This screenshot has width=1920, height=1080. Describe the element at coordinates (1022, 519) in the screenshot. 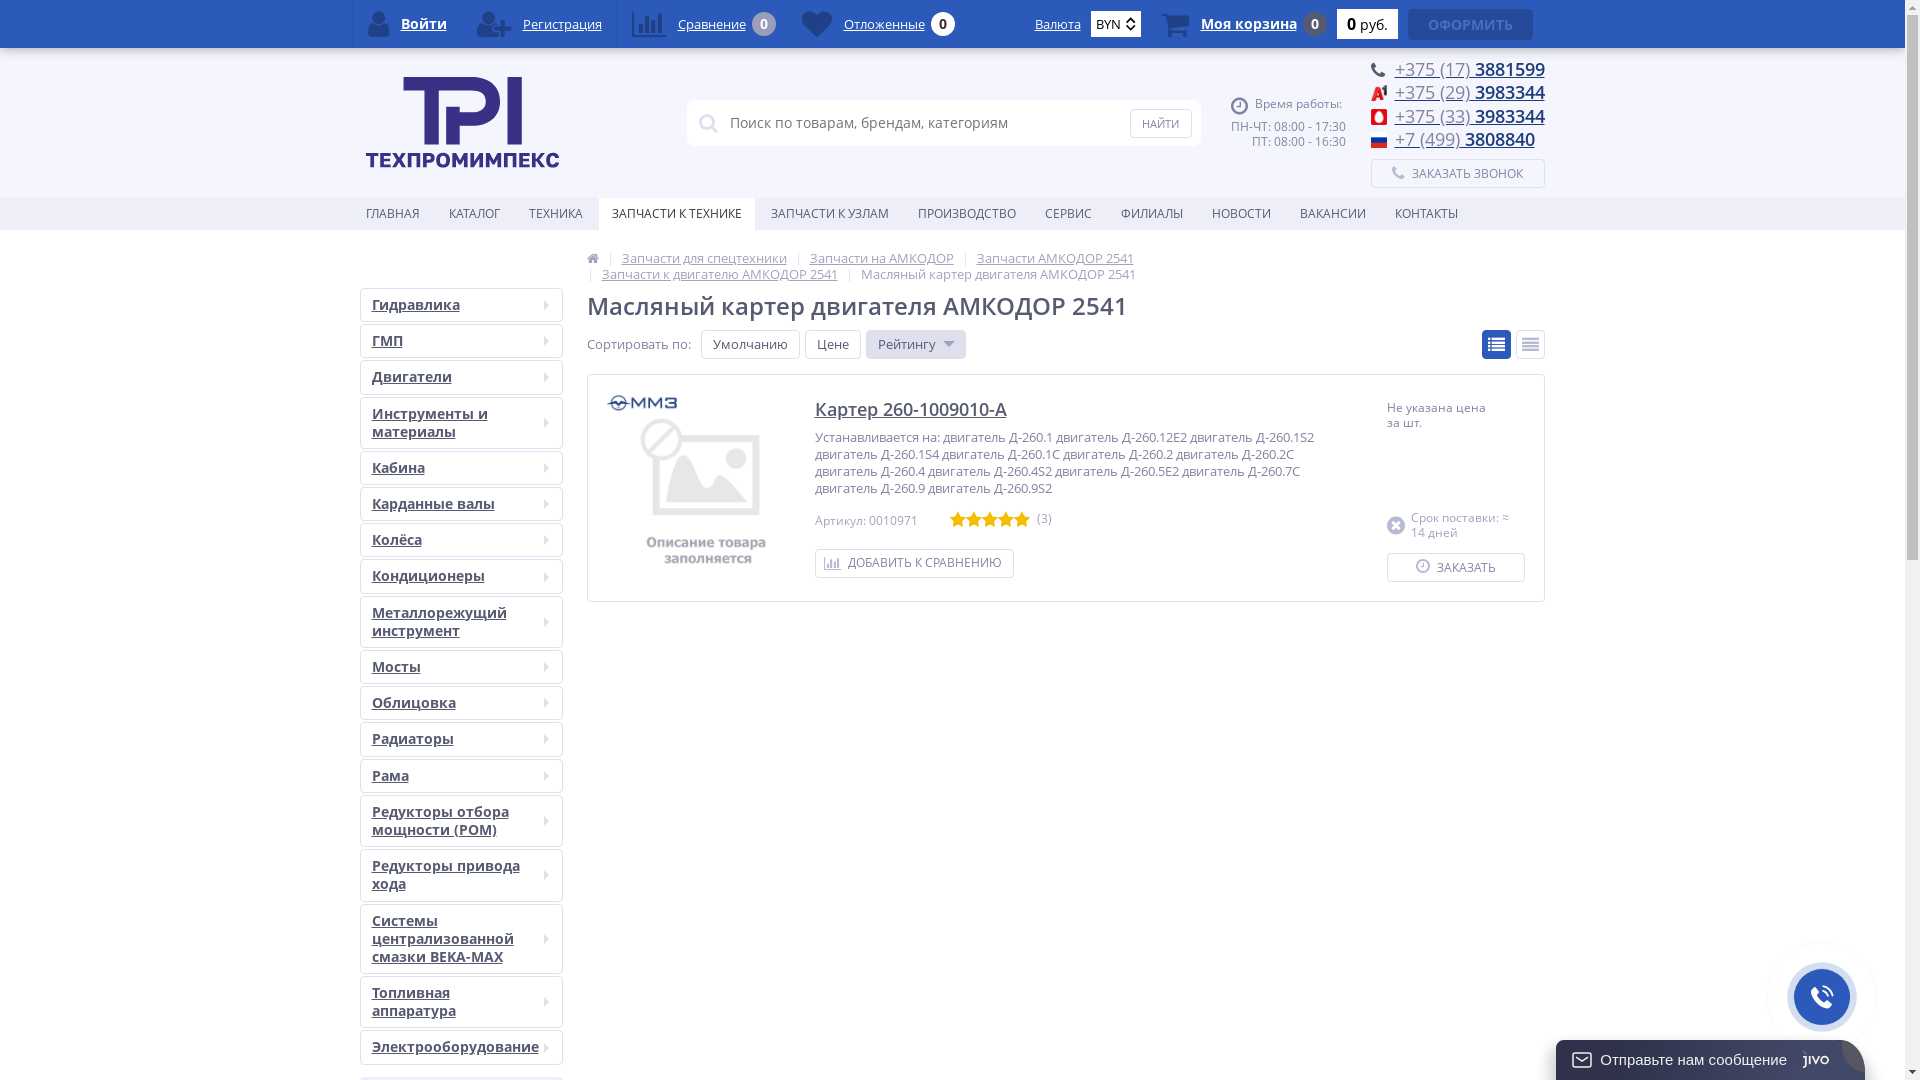

I see `'5'` at that location.